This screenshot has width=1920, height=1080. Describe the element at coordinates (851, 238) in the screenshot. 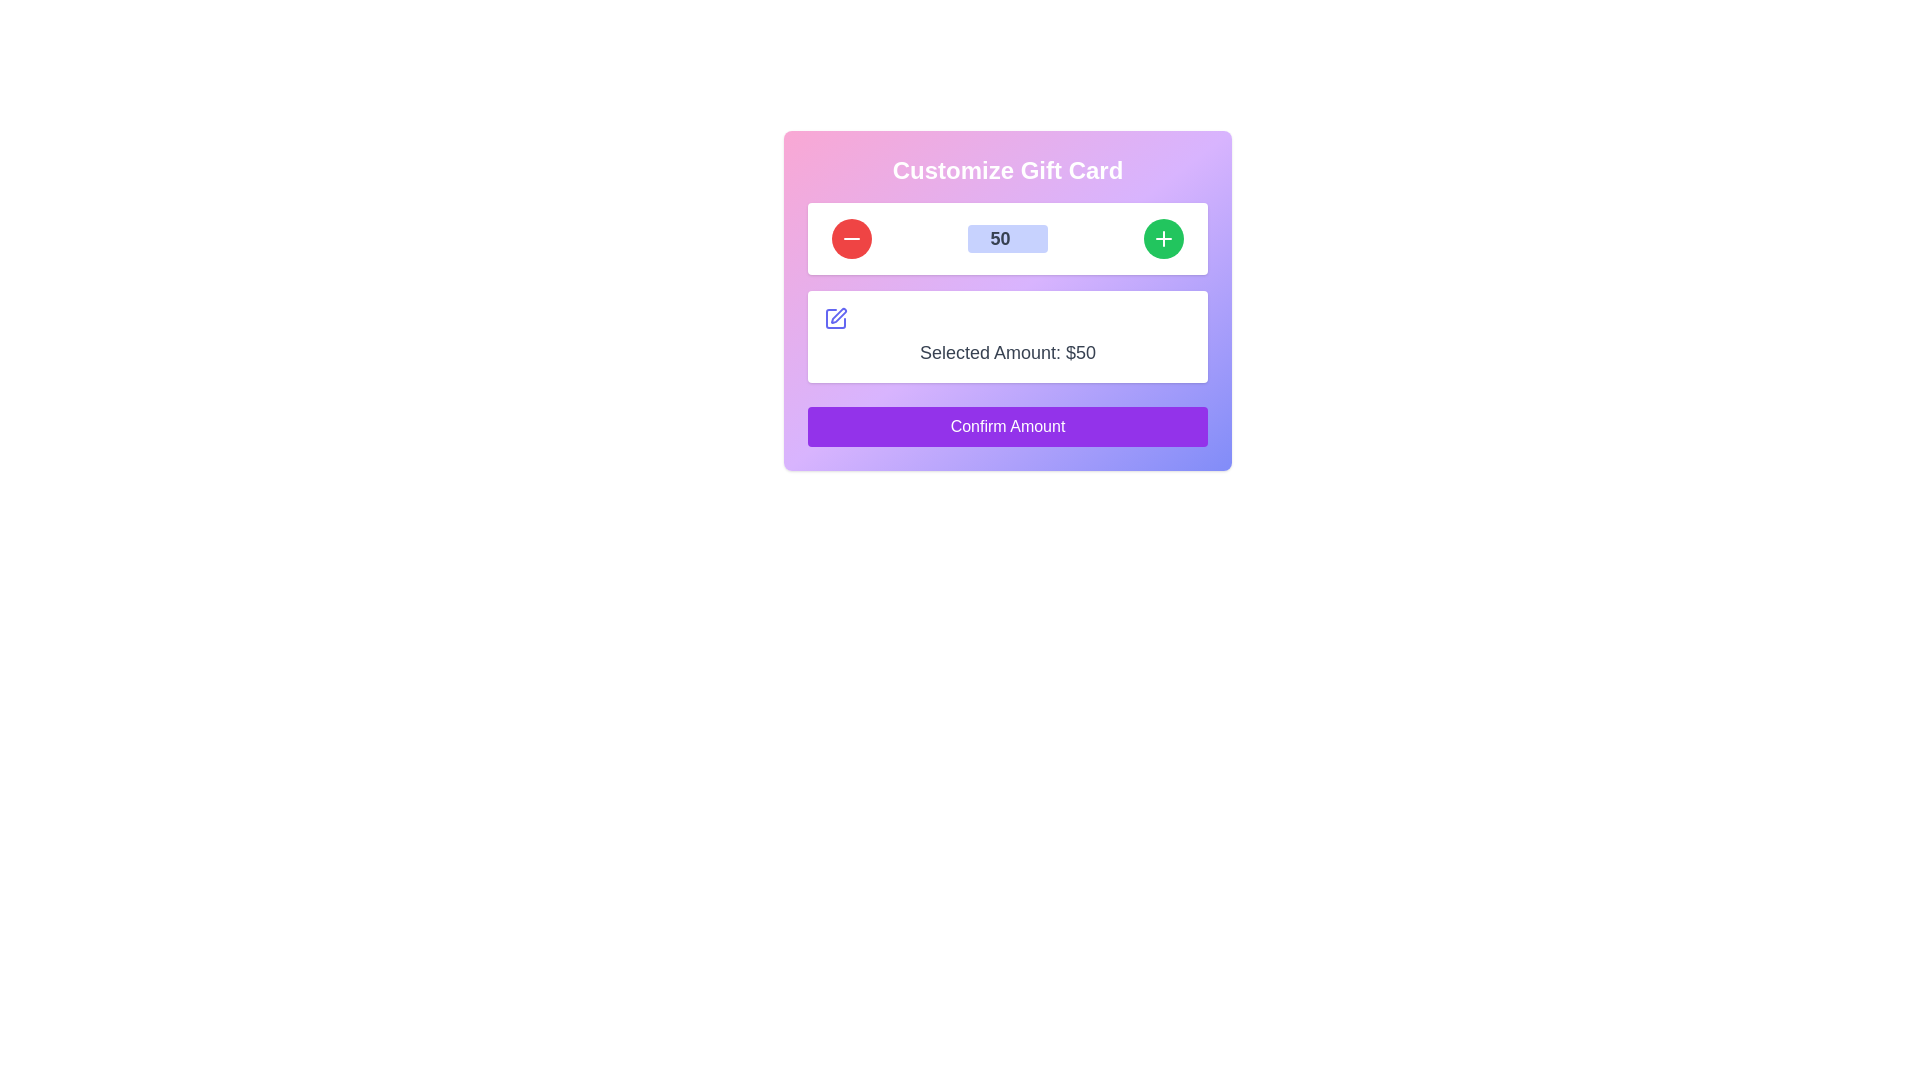

I see `the button that decreases the numeric value of the adjacent input field, located on the left side of a horizontal layout within a card component` at that location.